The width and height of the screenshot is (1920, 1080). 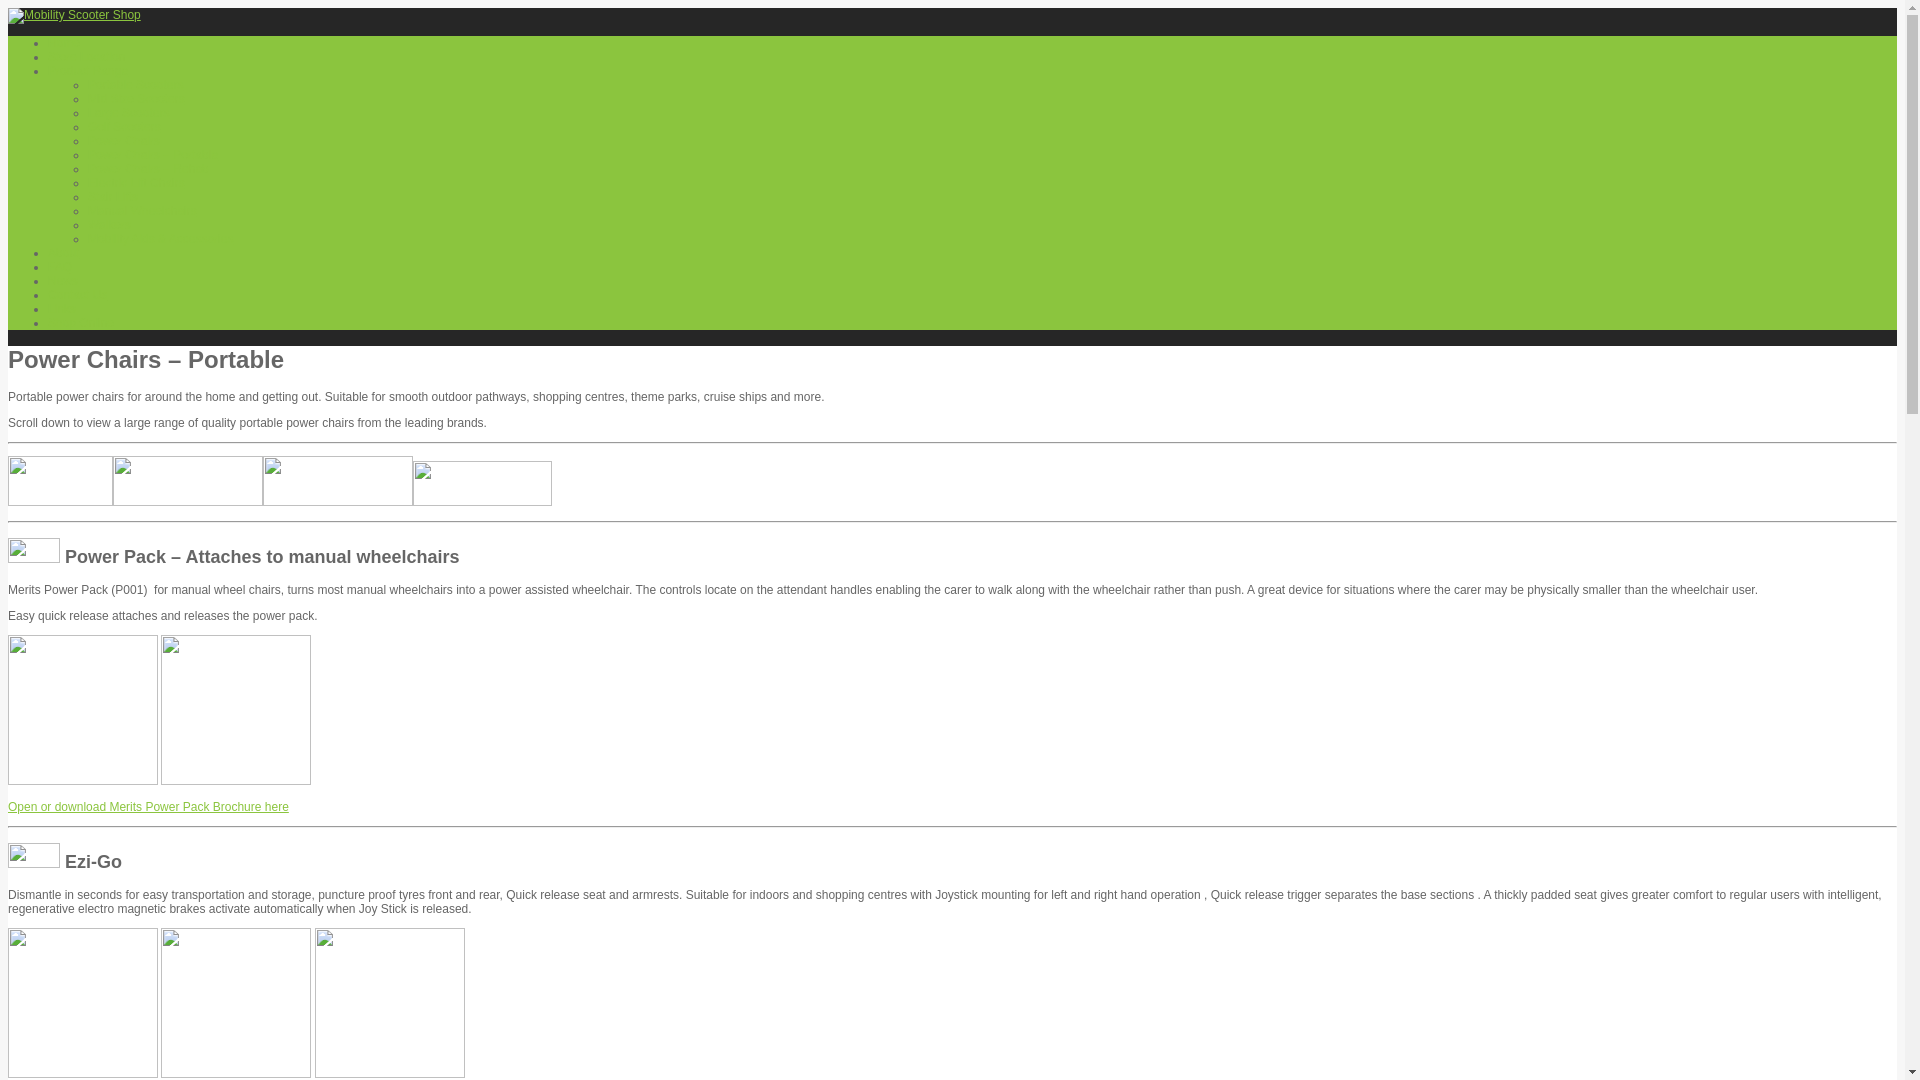 What do you see at coordinates (59, 265) in the screenshot?
I see `'FAQ'` at bounding box center [59, 265].